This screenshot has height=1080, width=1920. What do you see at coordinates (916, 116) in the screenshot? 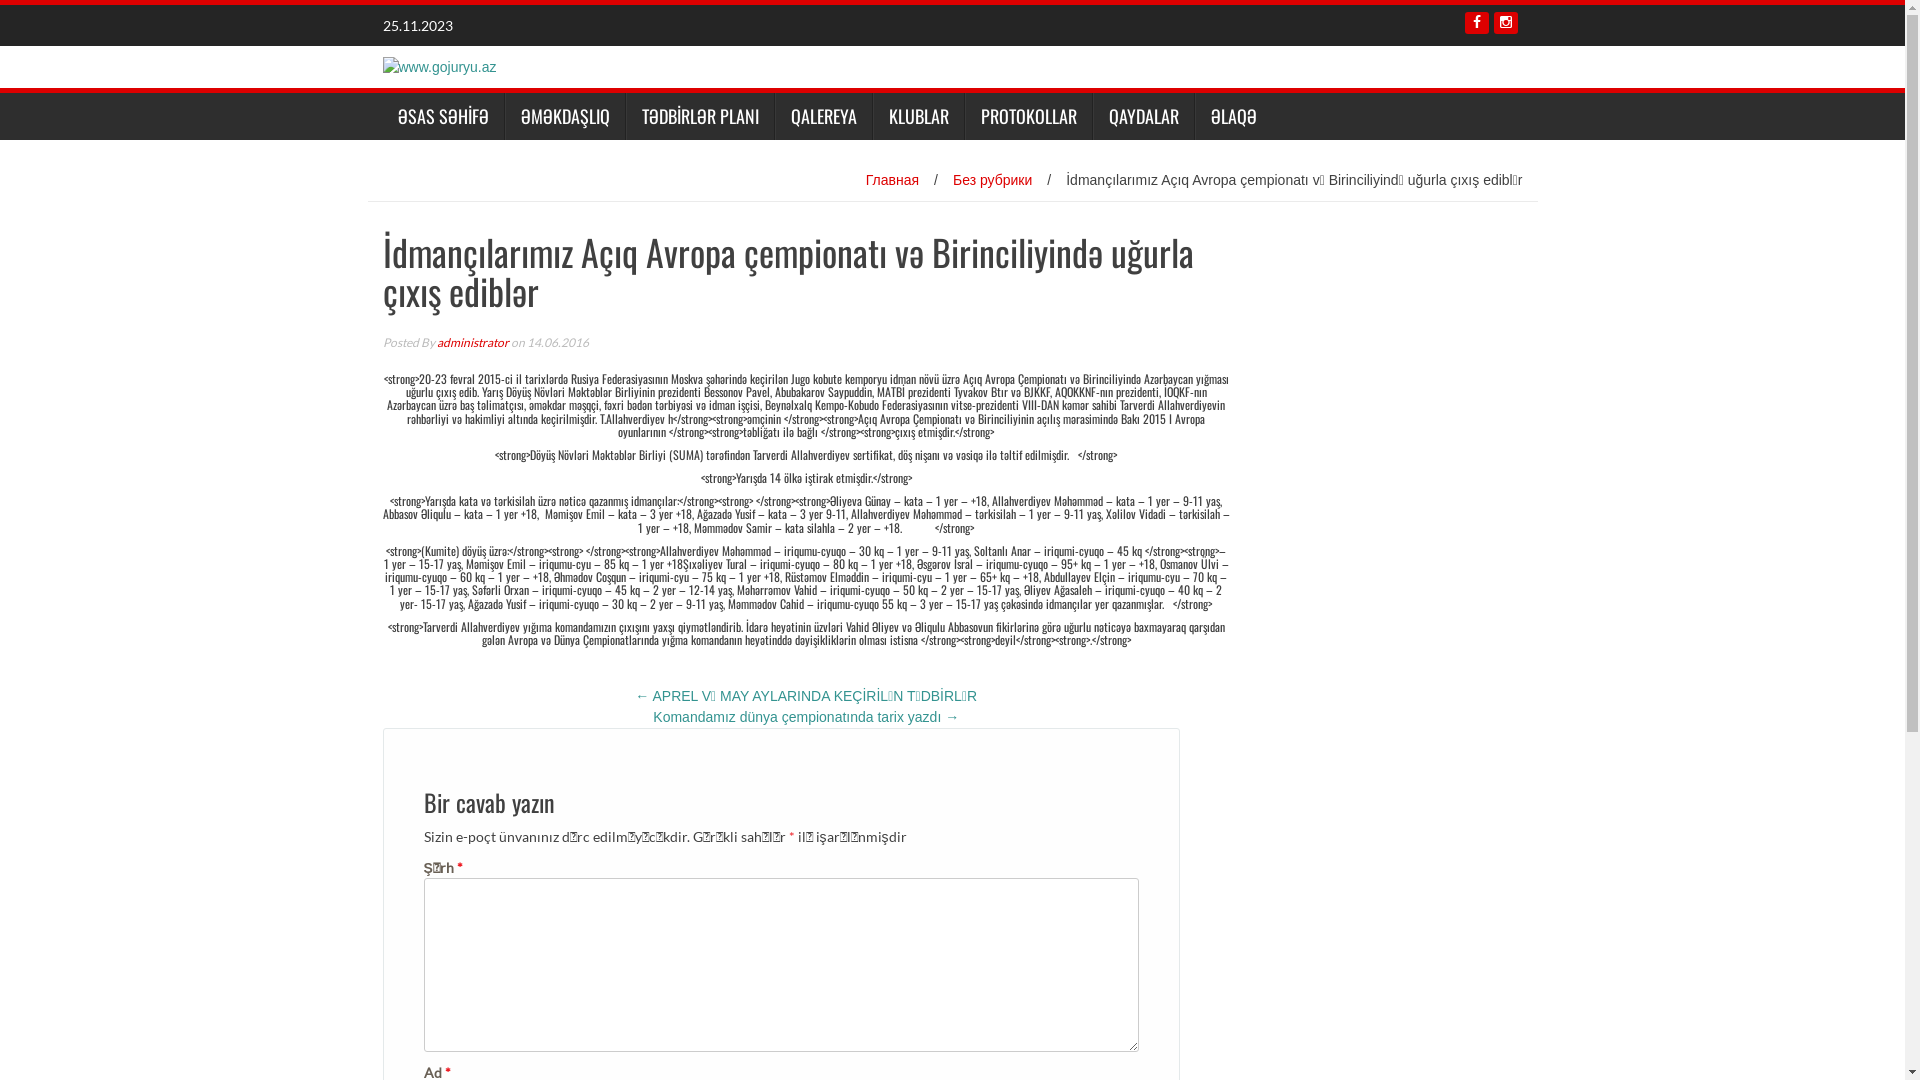
I see `'KLUBLAR'` at bounding box center [916, 116].